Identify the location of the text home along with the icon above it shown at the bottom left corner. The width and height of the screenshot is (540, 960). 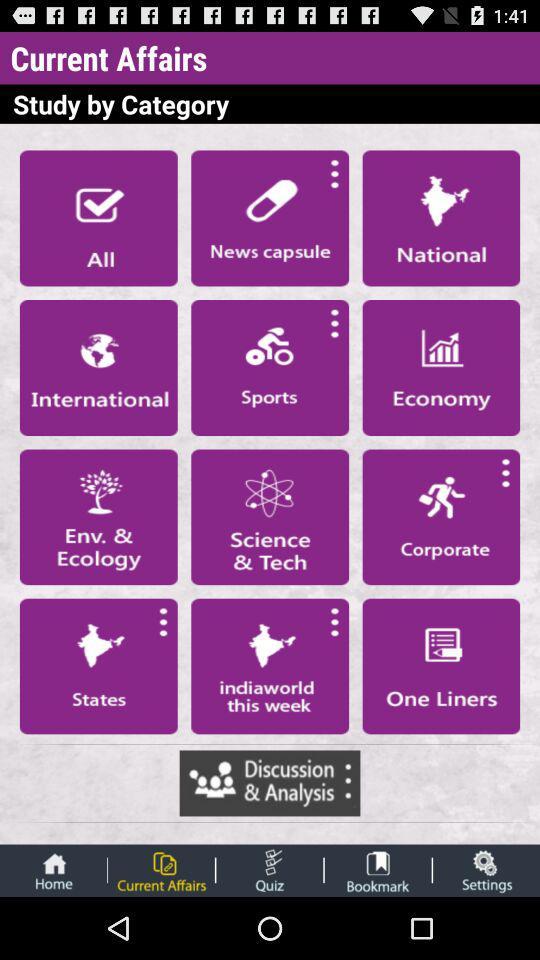
(54, 870).